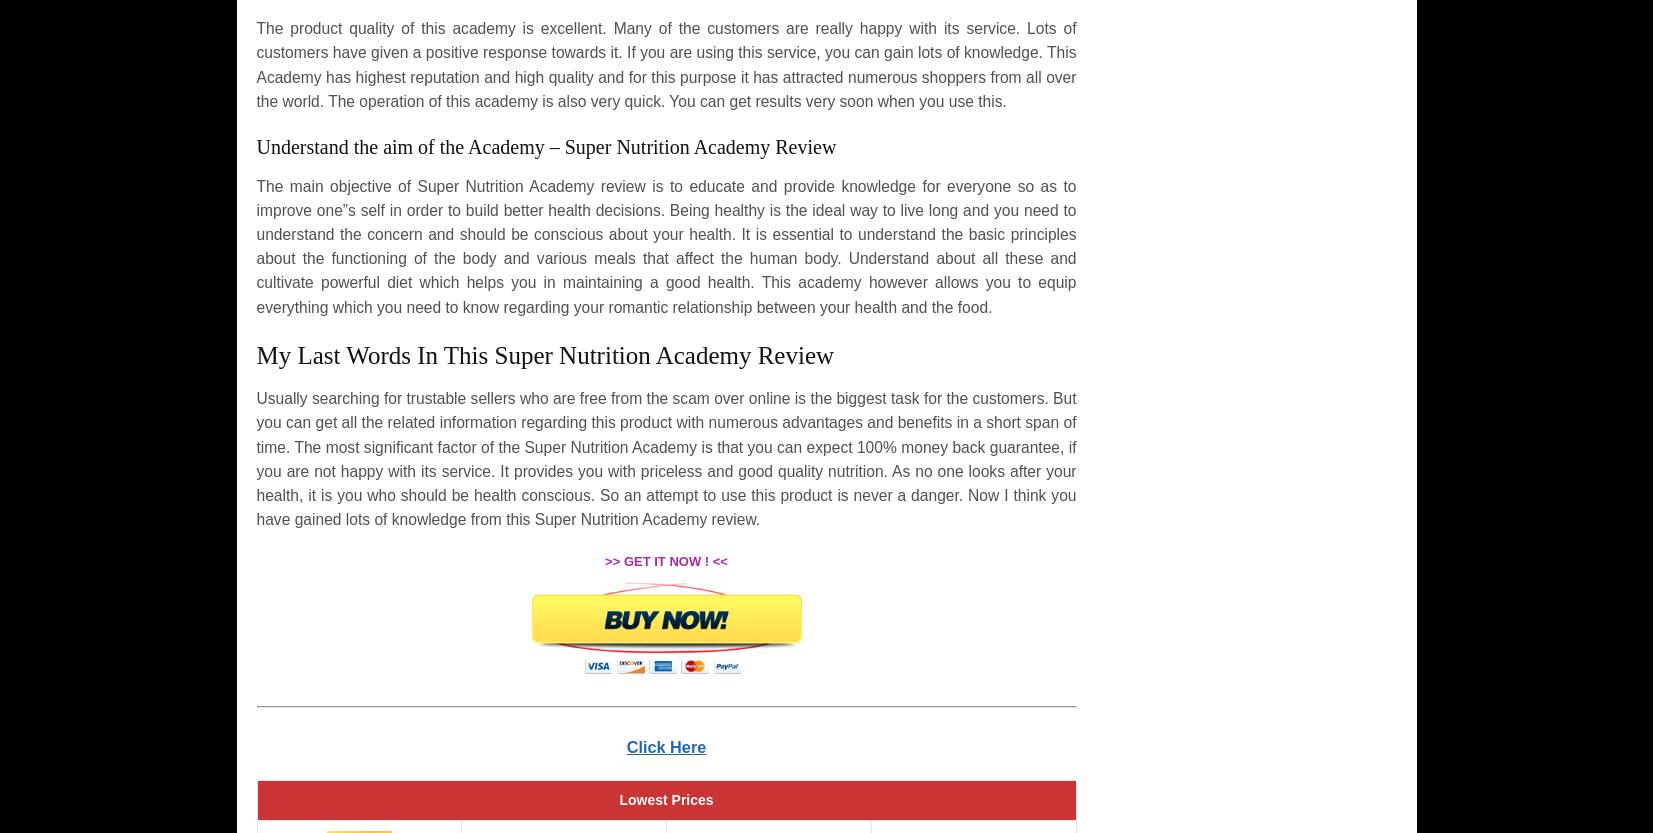 The image size is (1653, 833). I want to click on 'is to educate and provide knowledge for everyone so as to improve one”s self in order to build better health decisions. Being healthy is the ideal way to live long and you need to understand the concern and should be conscious about your health. It is essential to understand the basic principles about the functioning of the body and various meals that affect the human body. Understand about all these and cultivate powerful diet which helps you in maintaining a good health. This academy however allows you to equip everything which you need to know regarding your romantic relationship between your health and the food.', so click(664, 245).